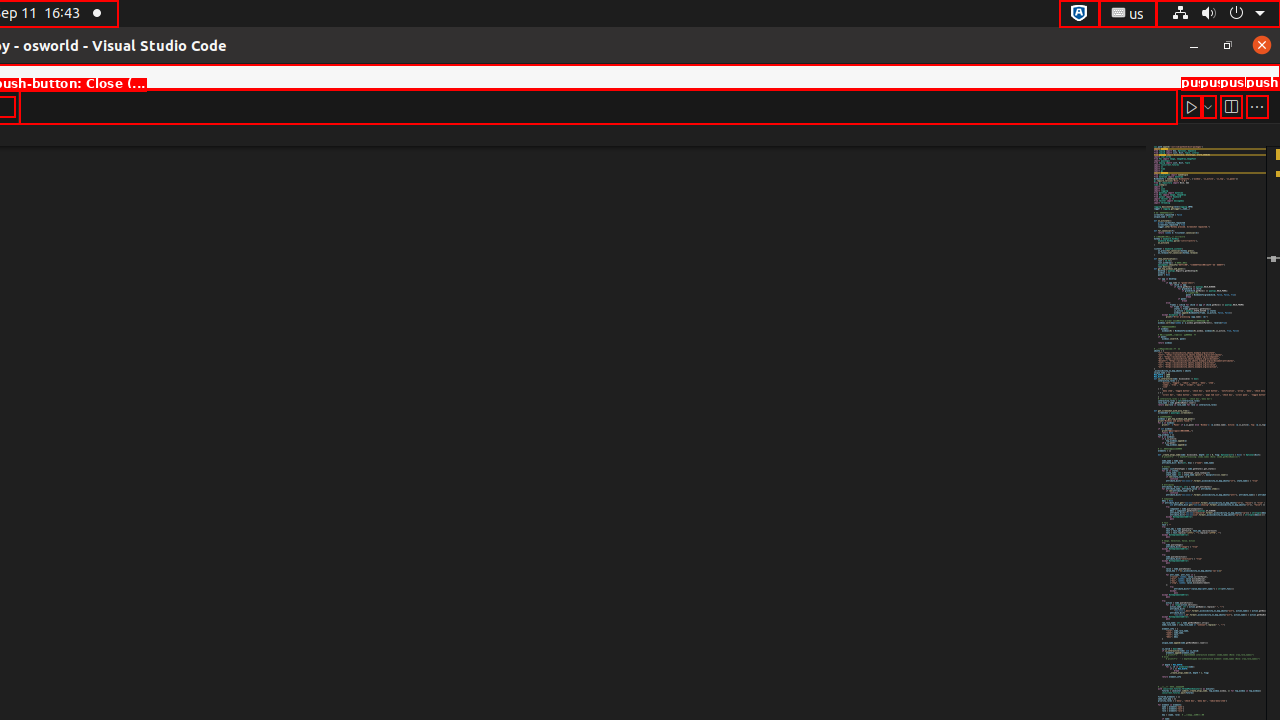  Describe the element at coordinates (1191, 106) in the screenshot. I see `'Run Python File'` at that location.